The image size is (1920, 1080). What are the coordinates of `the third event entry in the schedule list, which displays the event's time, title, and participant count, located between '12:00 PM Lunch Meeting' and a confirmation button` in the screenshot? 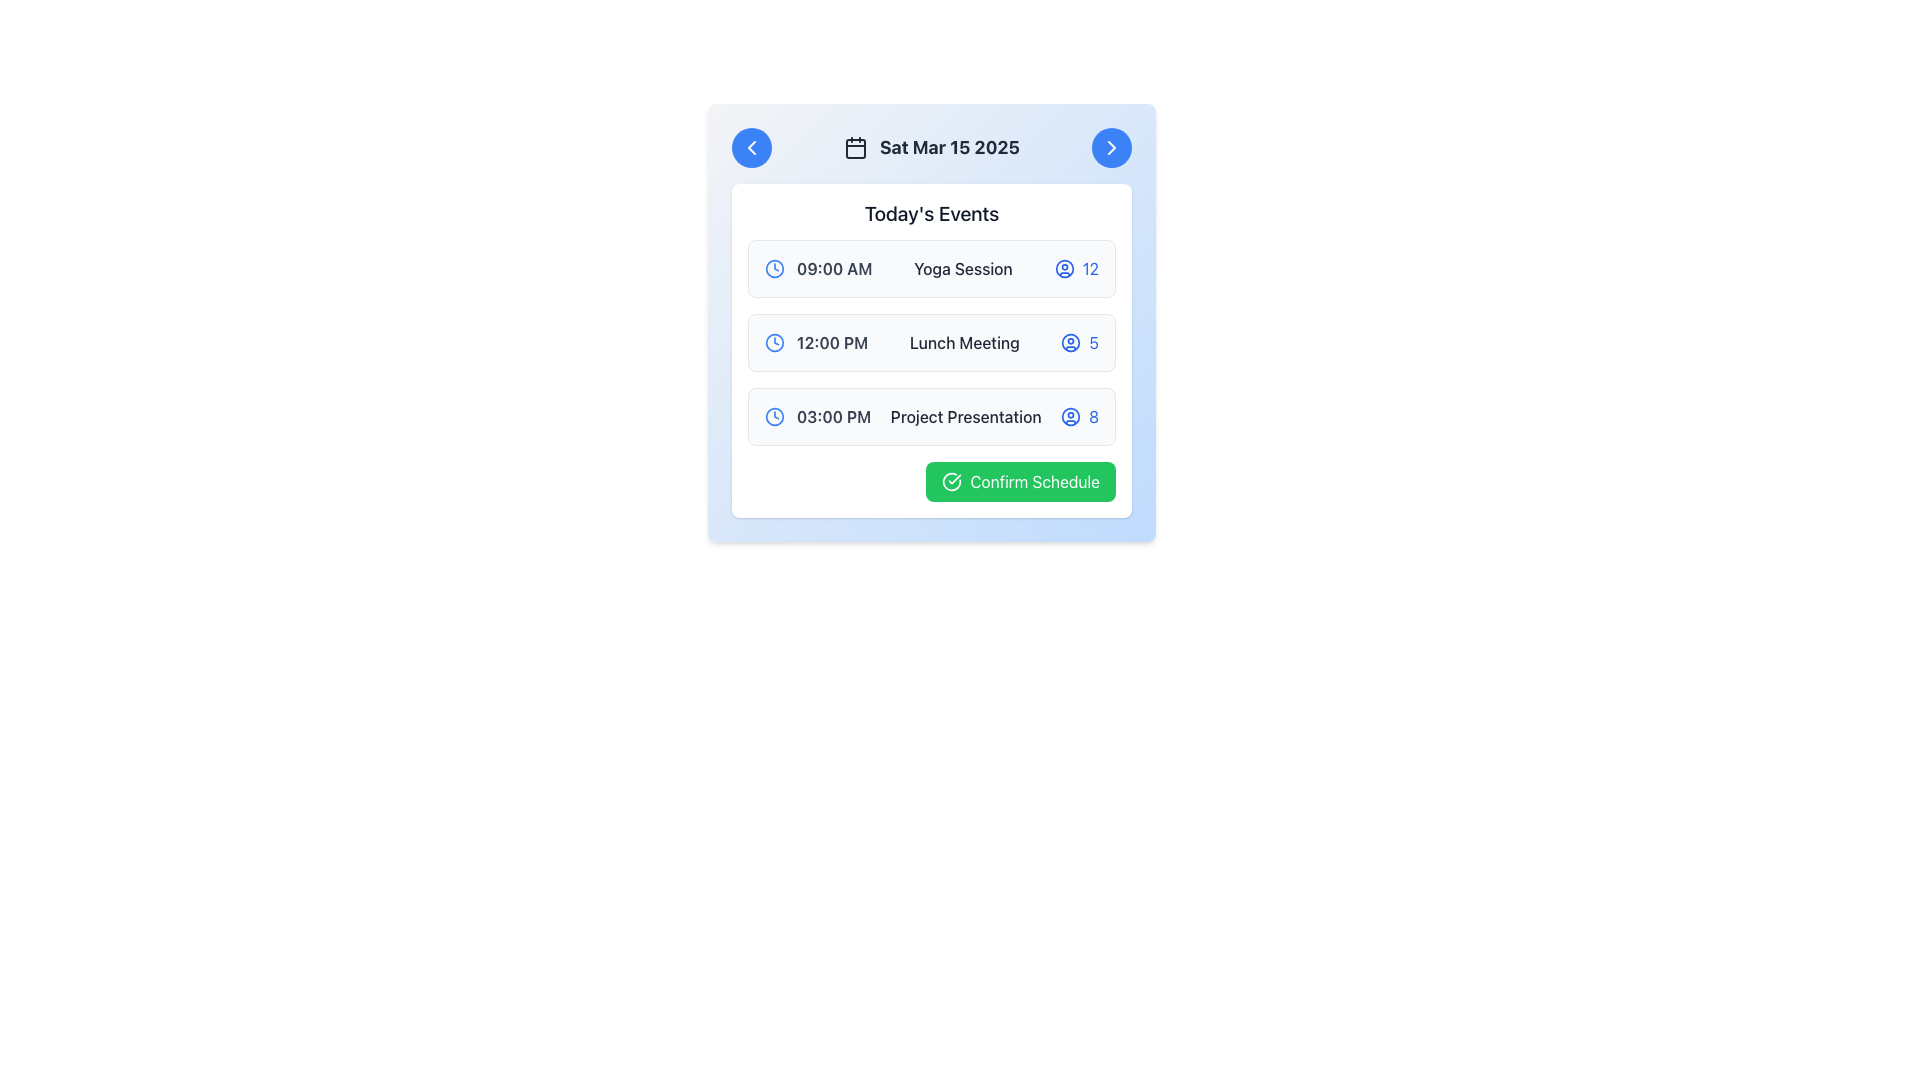 It's located at (930, 415).